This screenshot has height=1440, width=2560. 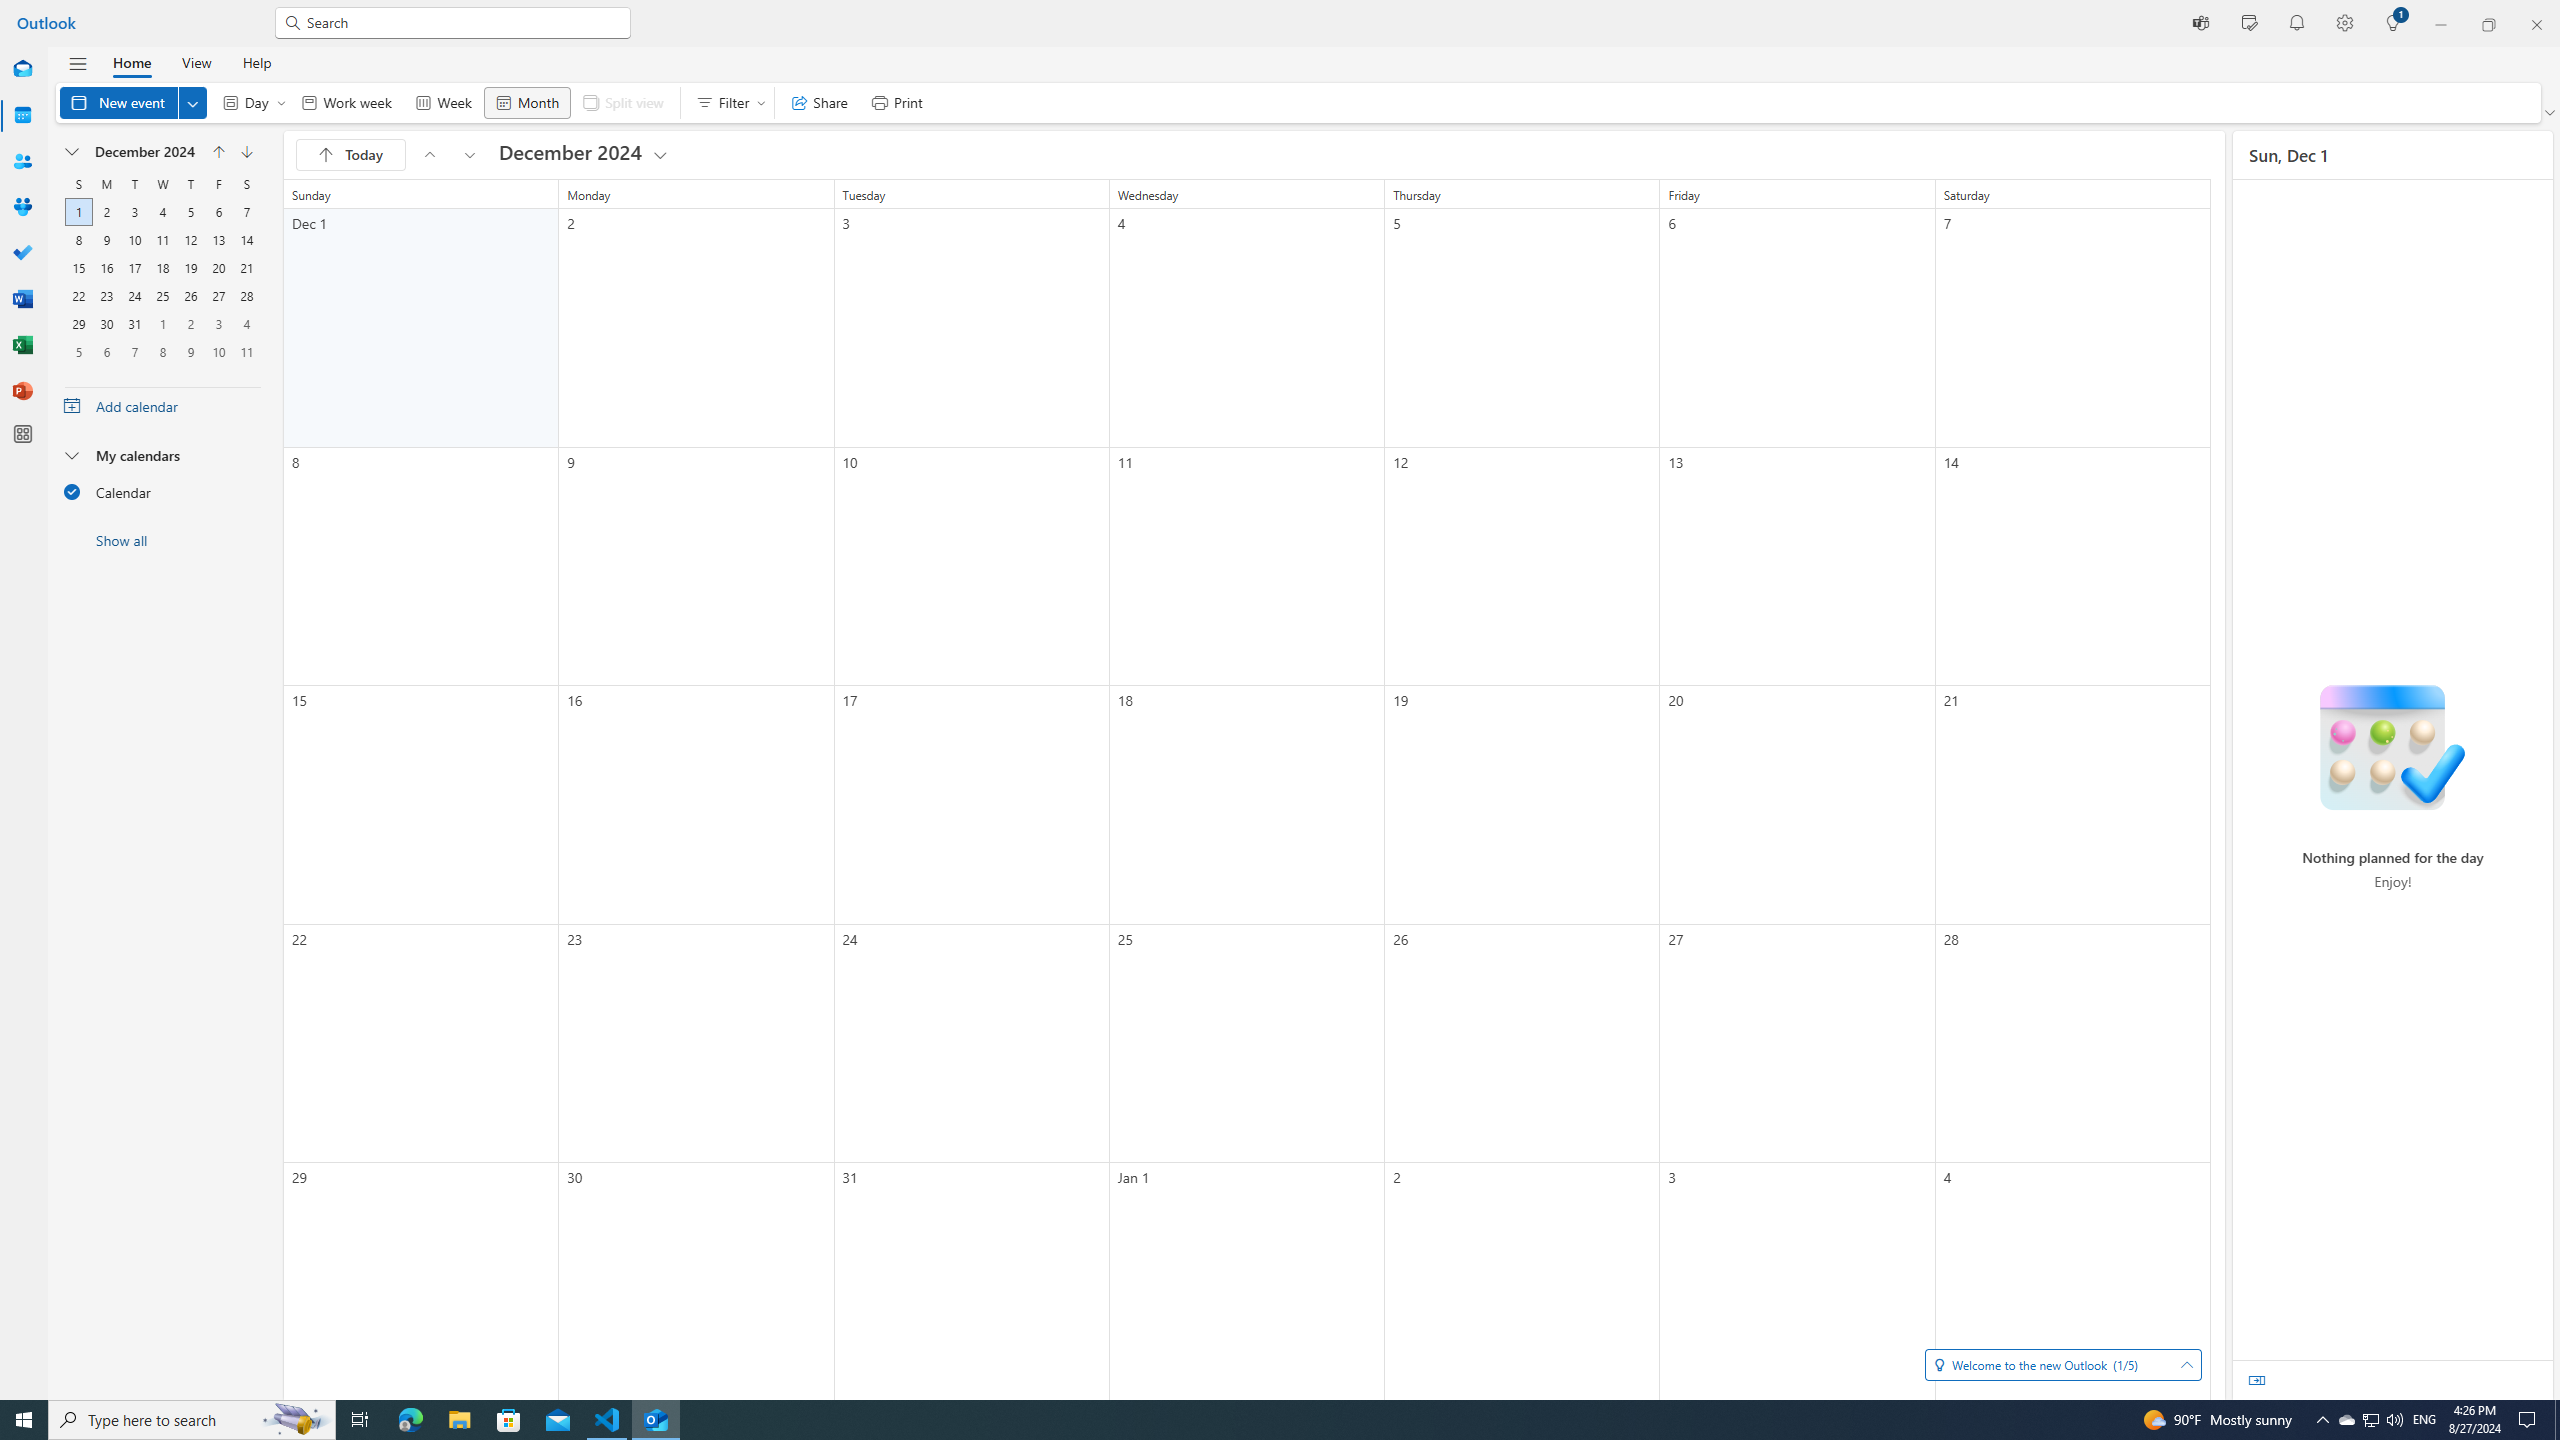 I want to click on 'Home', so click(x=130, y=61).